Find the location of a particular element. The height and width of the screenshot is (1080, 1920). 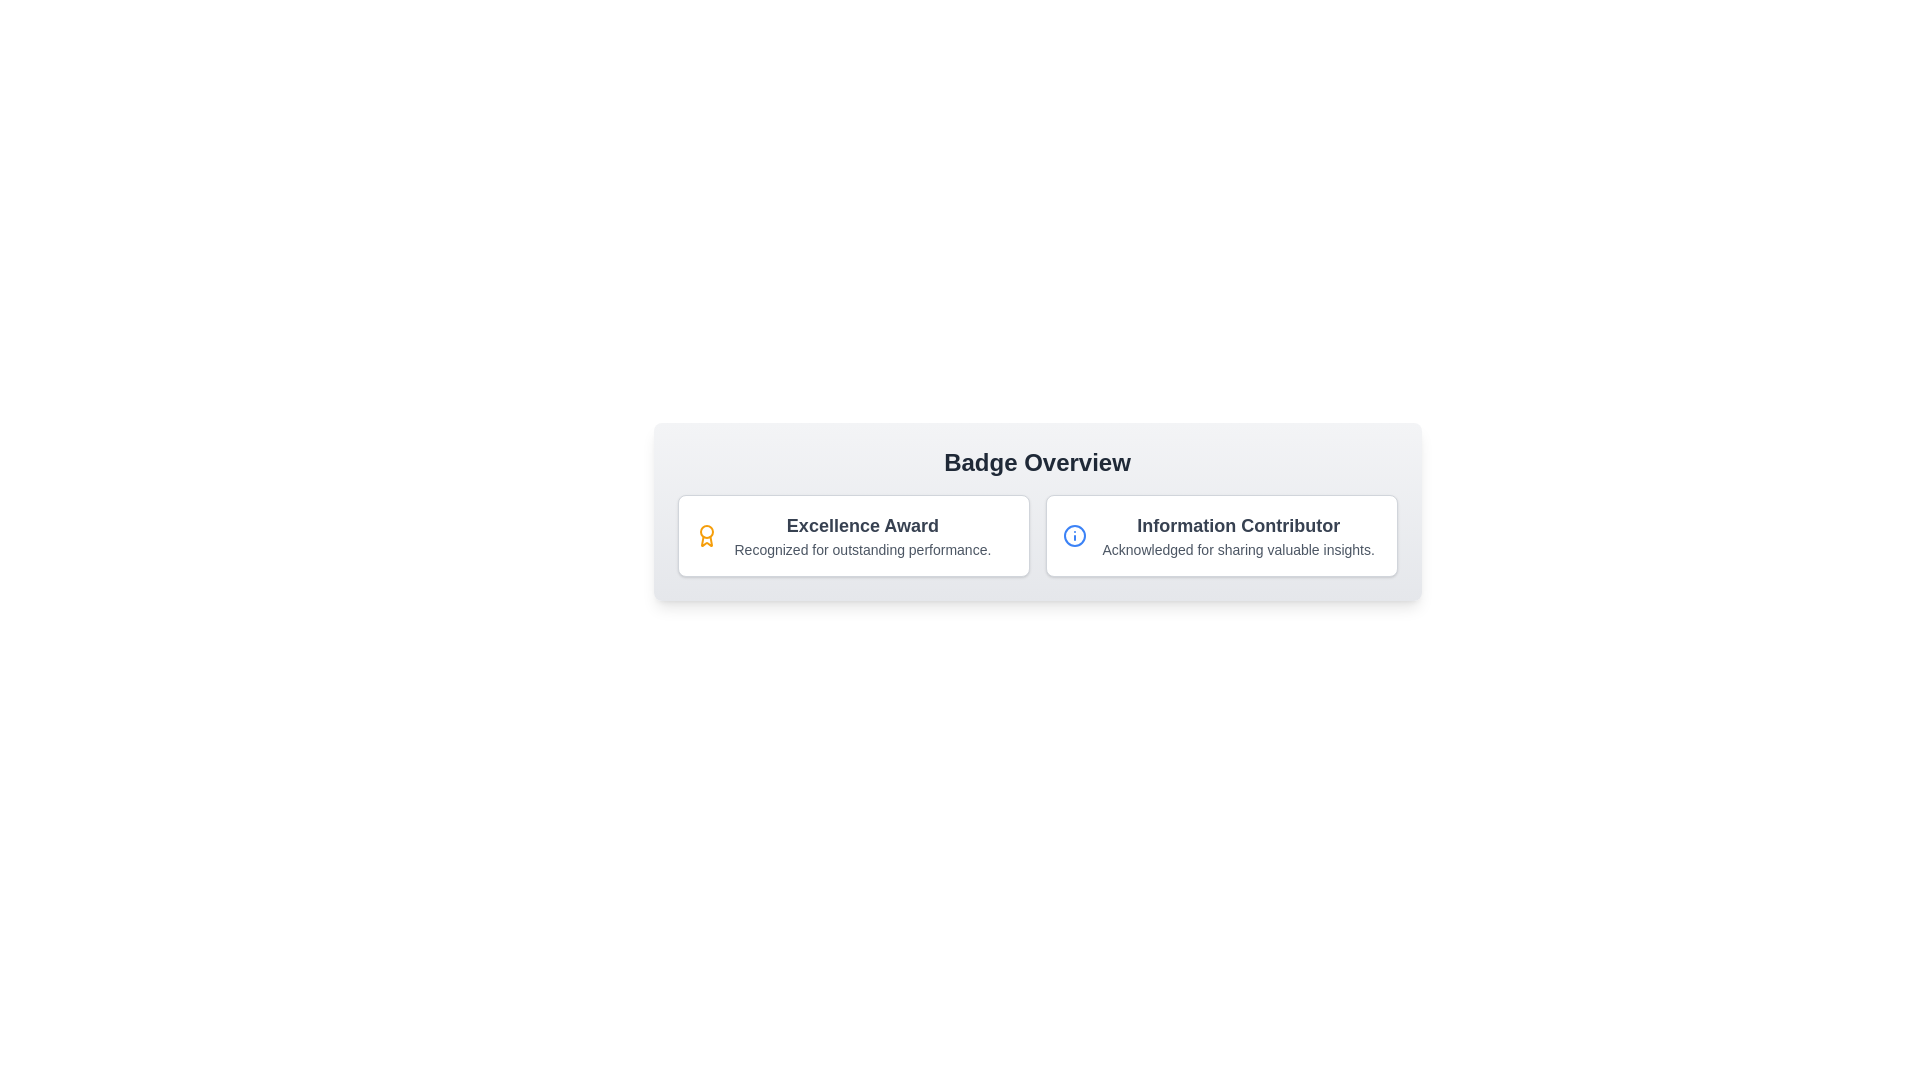

the text label displaying 'Excellence Award', which is bold and gray, indicating its importance in the interface is located at coordinates (862, 524).